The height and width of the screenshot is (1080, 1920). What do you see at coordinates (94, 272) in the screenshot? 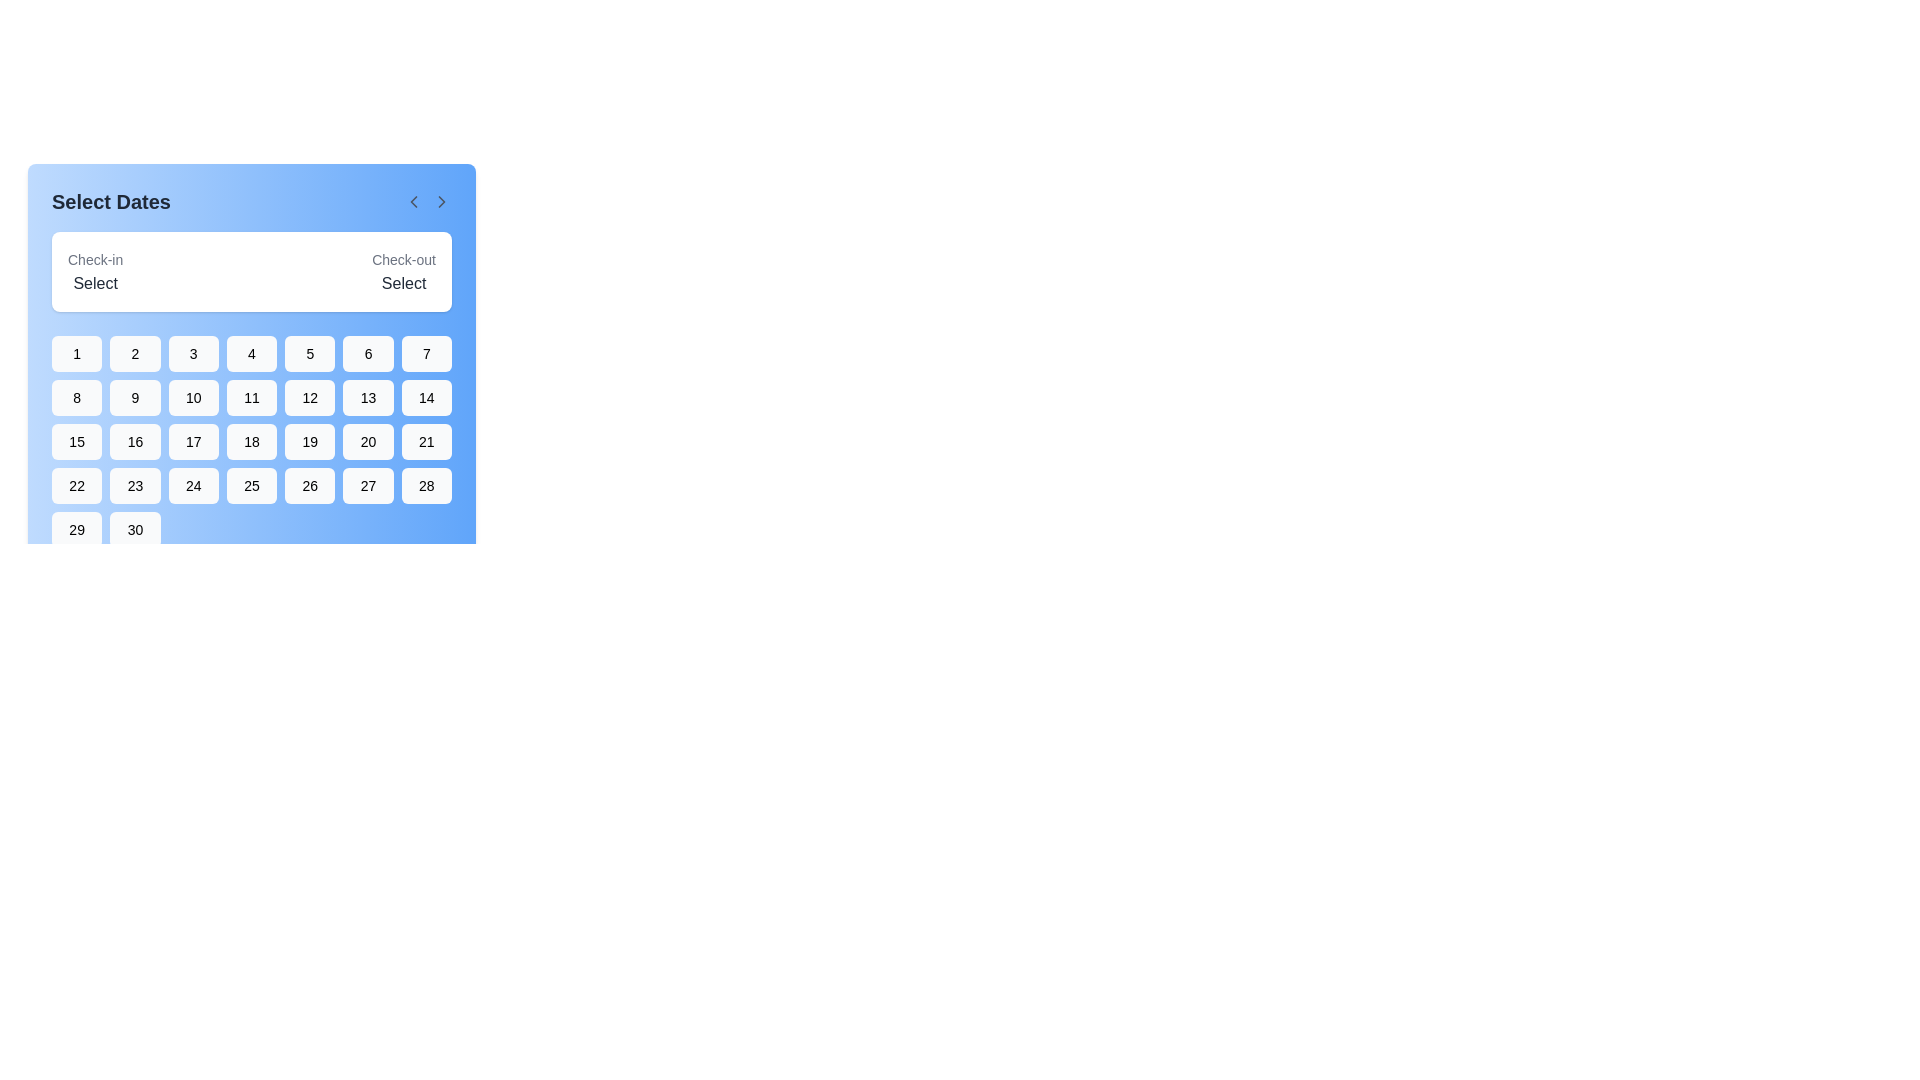
I see `the 'Check-in' date selection area in the date picker interface` at bounding box center [94, 272].